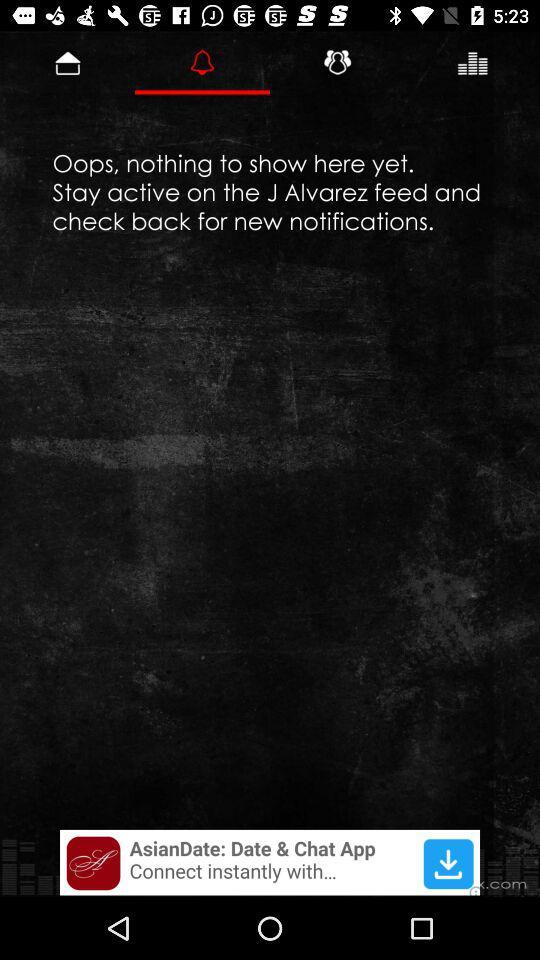 This screenshot has height=960, width=540. What do you see at coordinates (270, 861) in the screenshot?
I see `click advertisement` at bounding box center [270, 861].